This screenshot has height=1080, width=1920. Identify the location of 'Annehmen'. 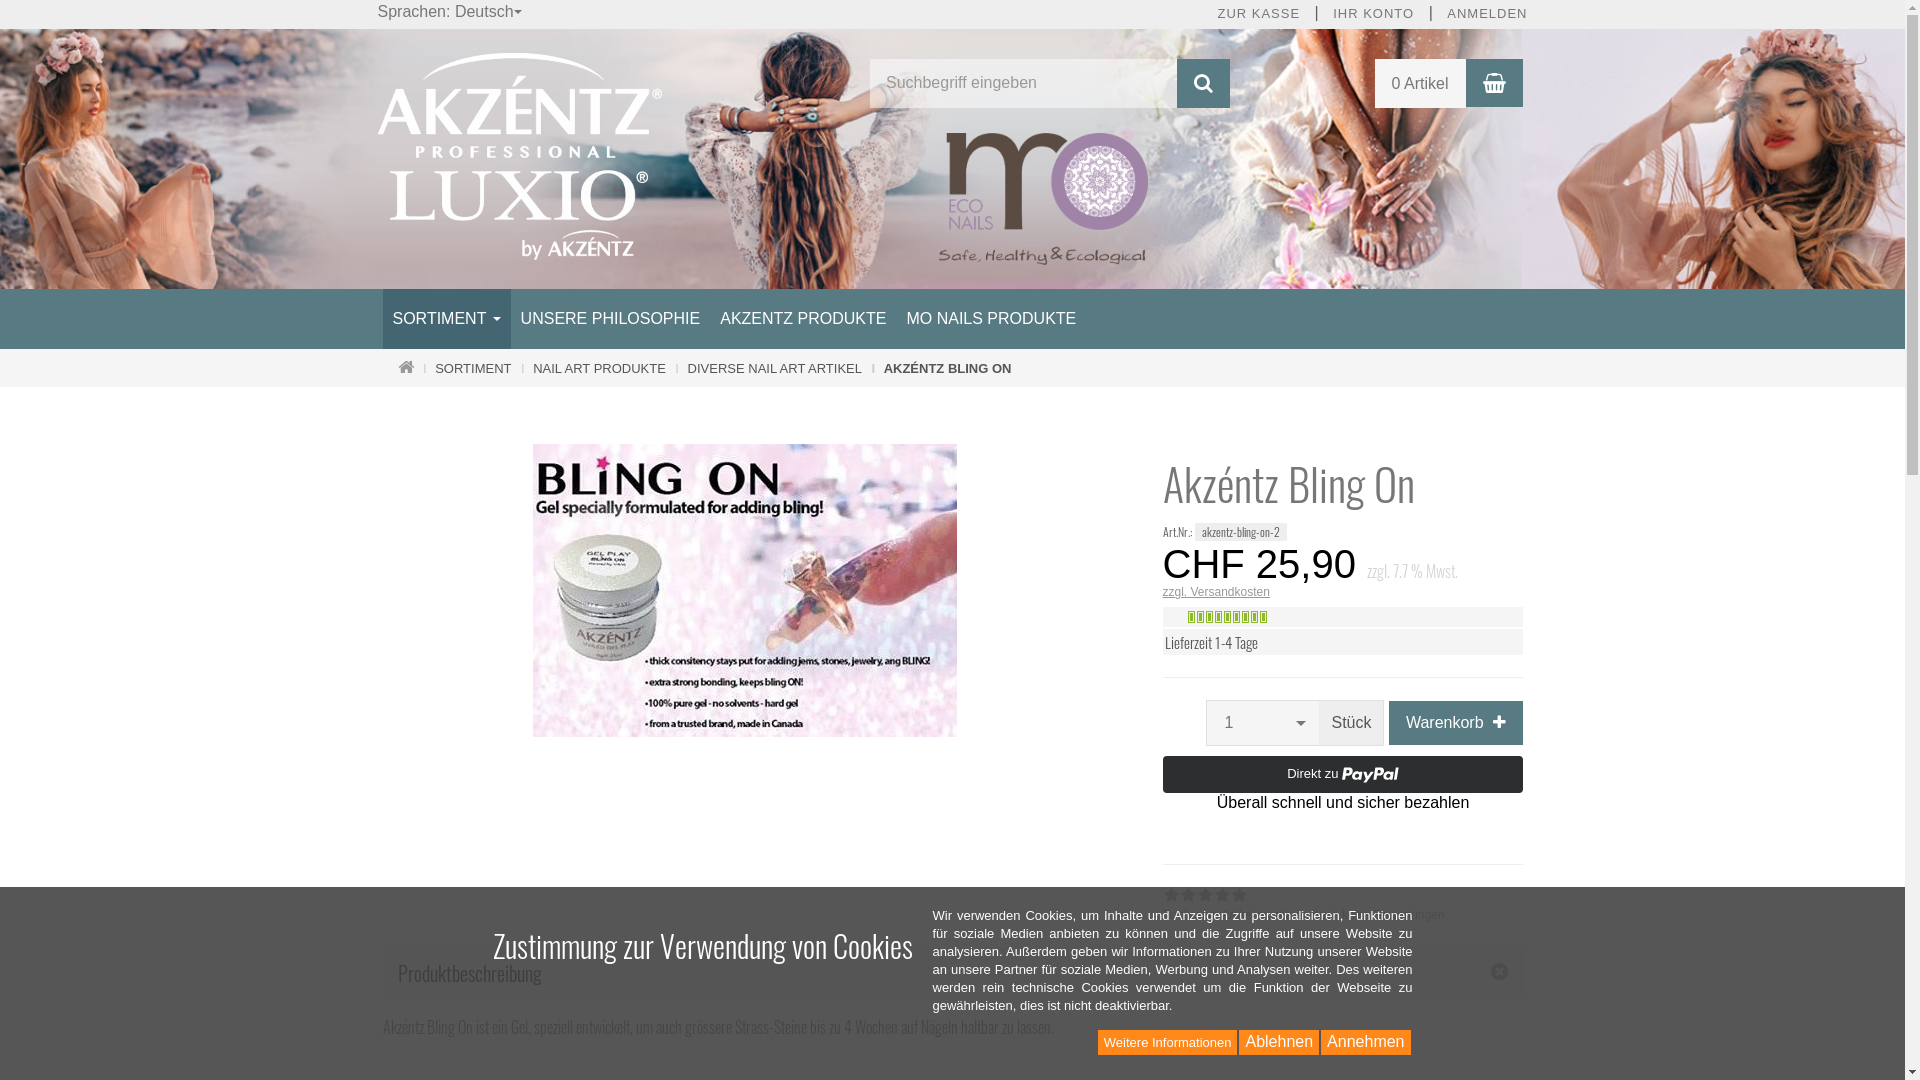
(1364, 1041).